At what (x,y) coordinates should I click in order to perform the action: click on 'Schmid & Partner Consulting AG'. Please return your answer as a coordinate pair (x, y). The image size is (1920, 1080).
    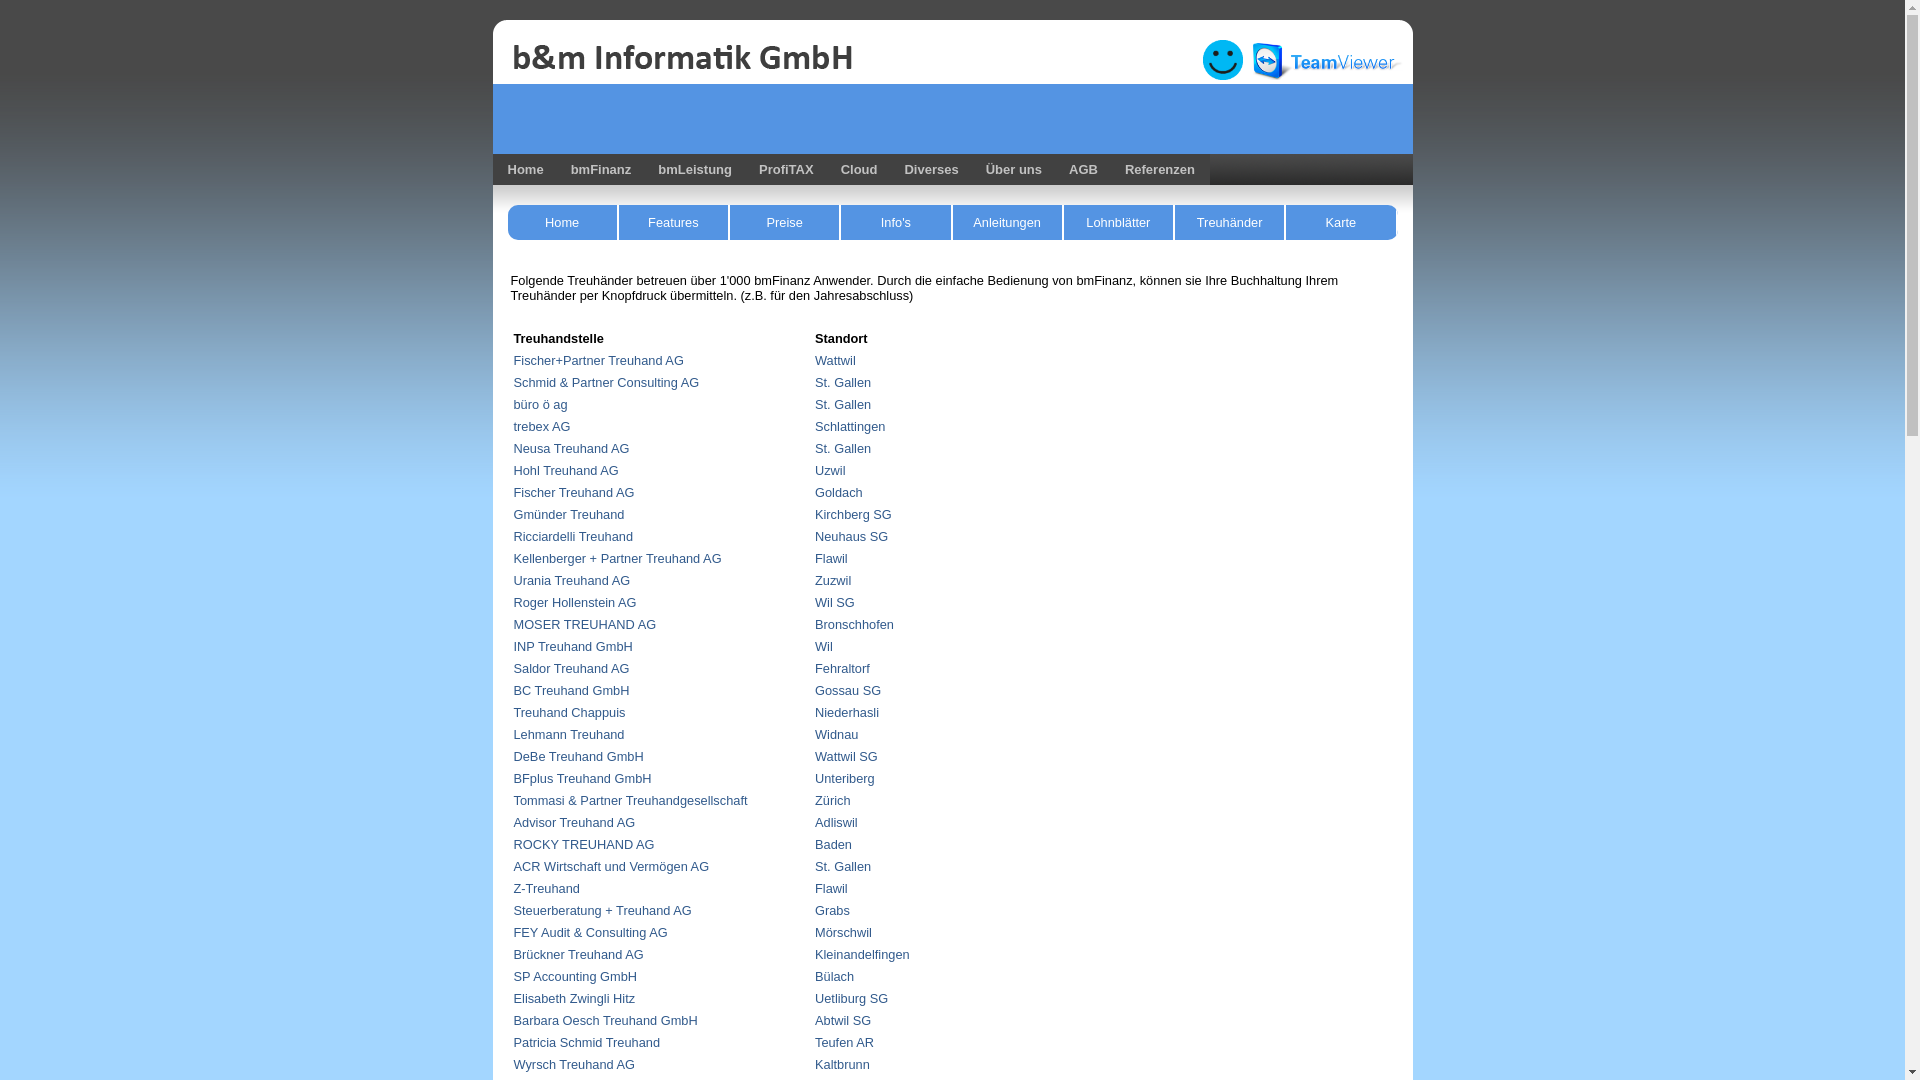
    Looking at the image, I should click on (605, 382).